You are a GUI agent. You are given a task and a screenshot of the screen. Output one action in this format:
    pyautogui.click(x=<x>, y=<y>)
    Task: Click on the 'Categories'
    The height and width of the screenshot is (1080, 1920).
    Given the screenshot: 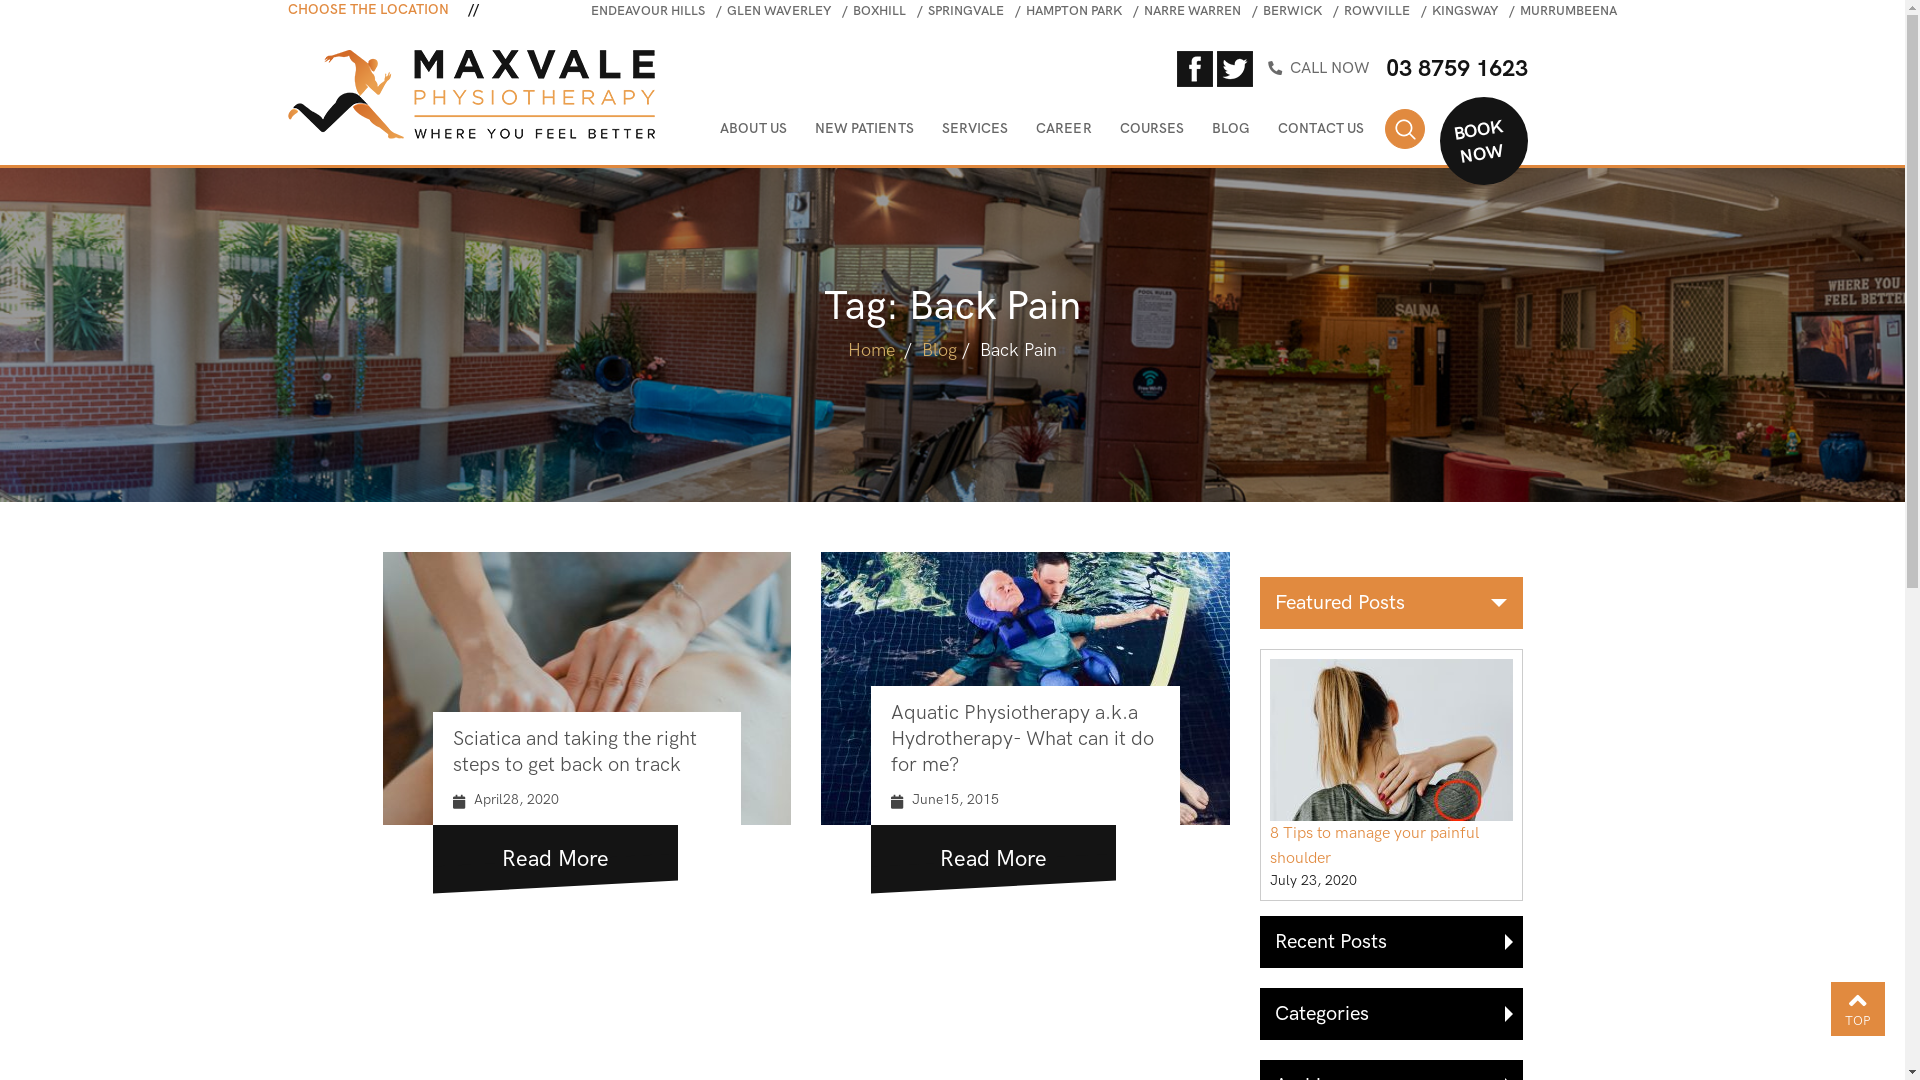 What is the action you would take?
    pyautogui.click(x=1390, y=1014)
    